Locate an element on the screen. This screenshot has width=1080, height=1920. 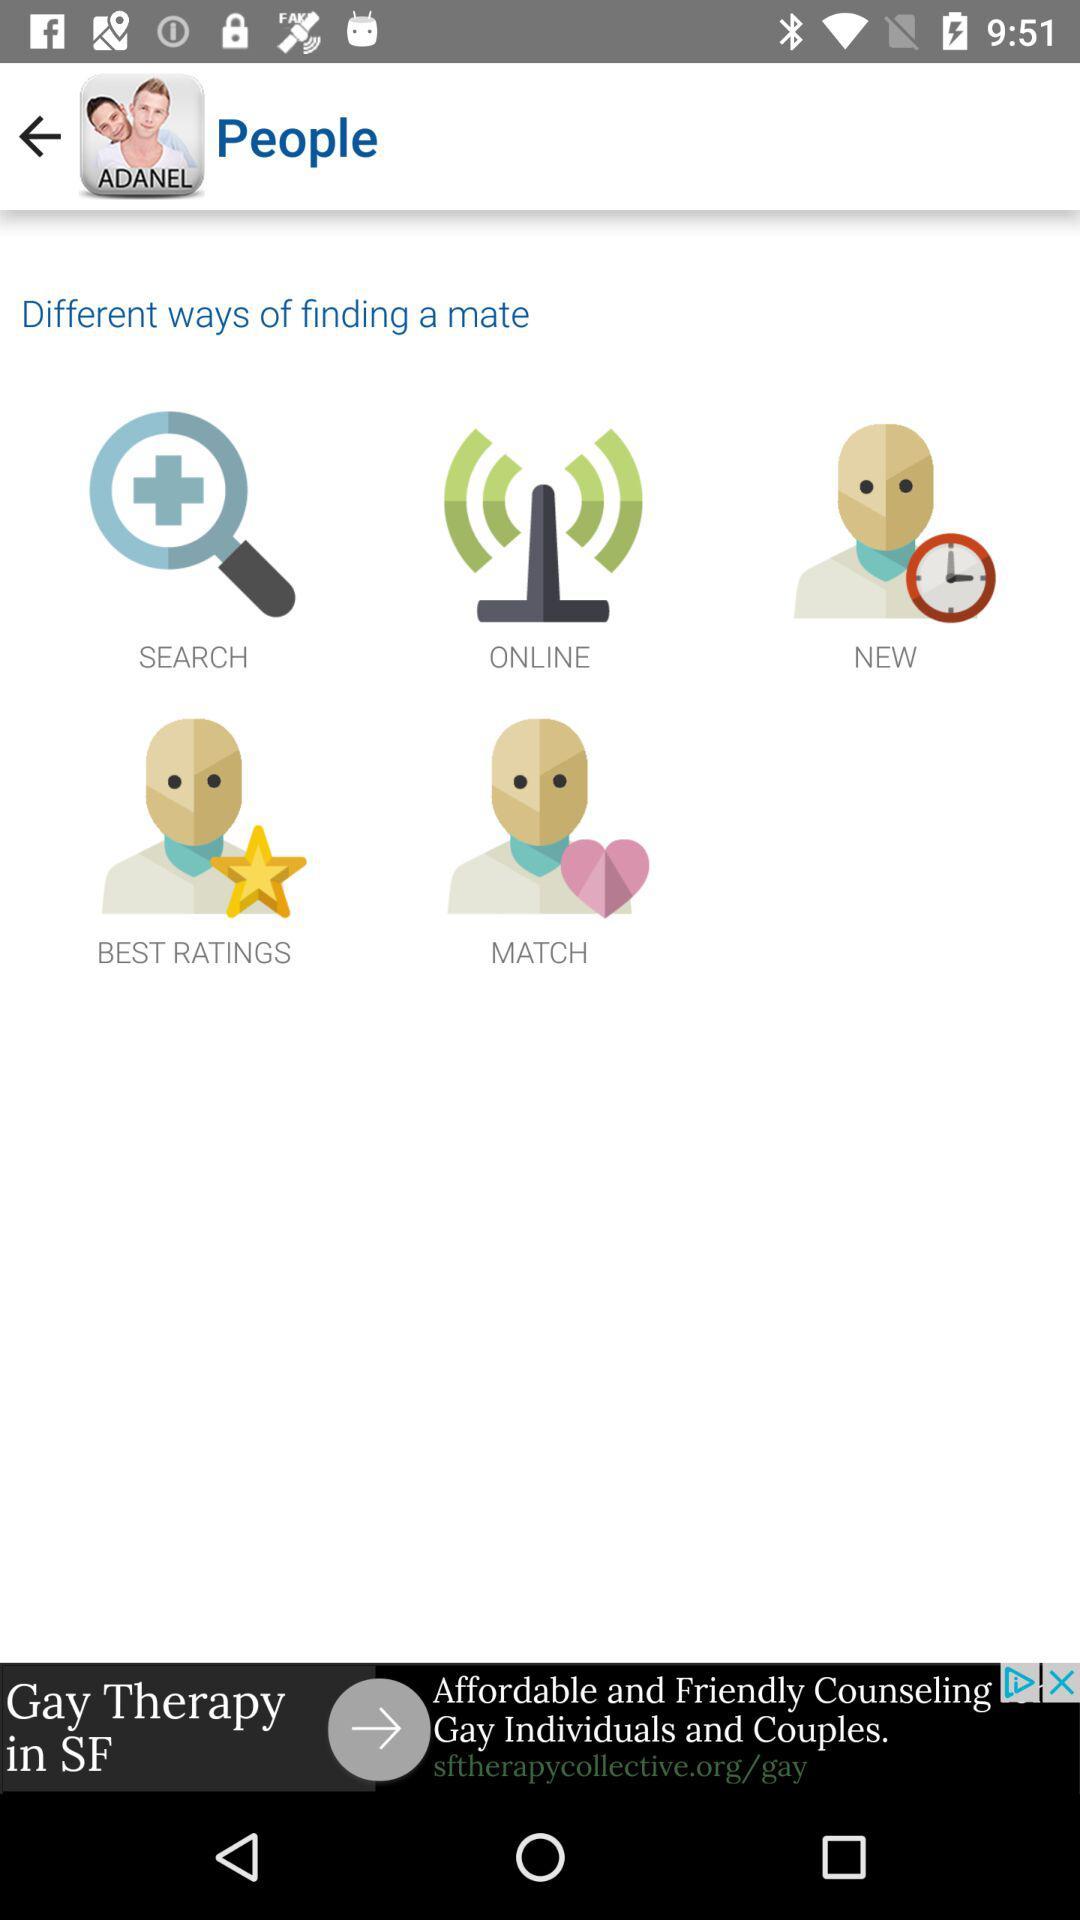
load people ratings is located at coordinates (193, 836).